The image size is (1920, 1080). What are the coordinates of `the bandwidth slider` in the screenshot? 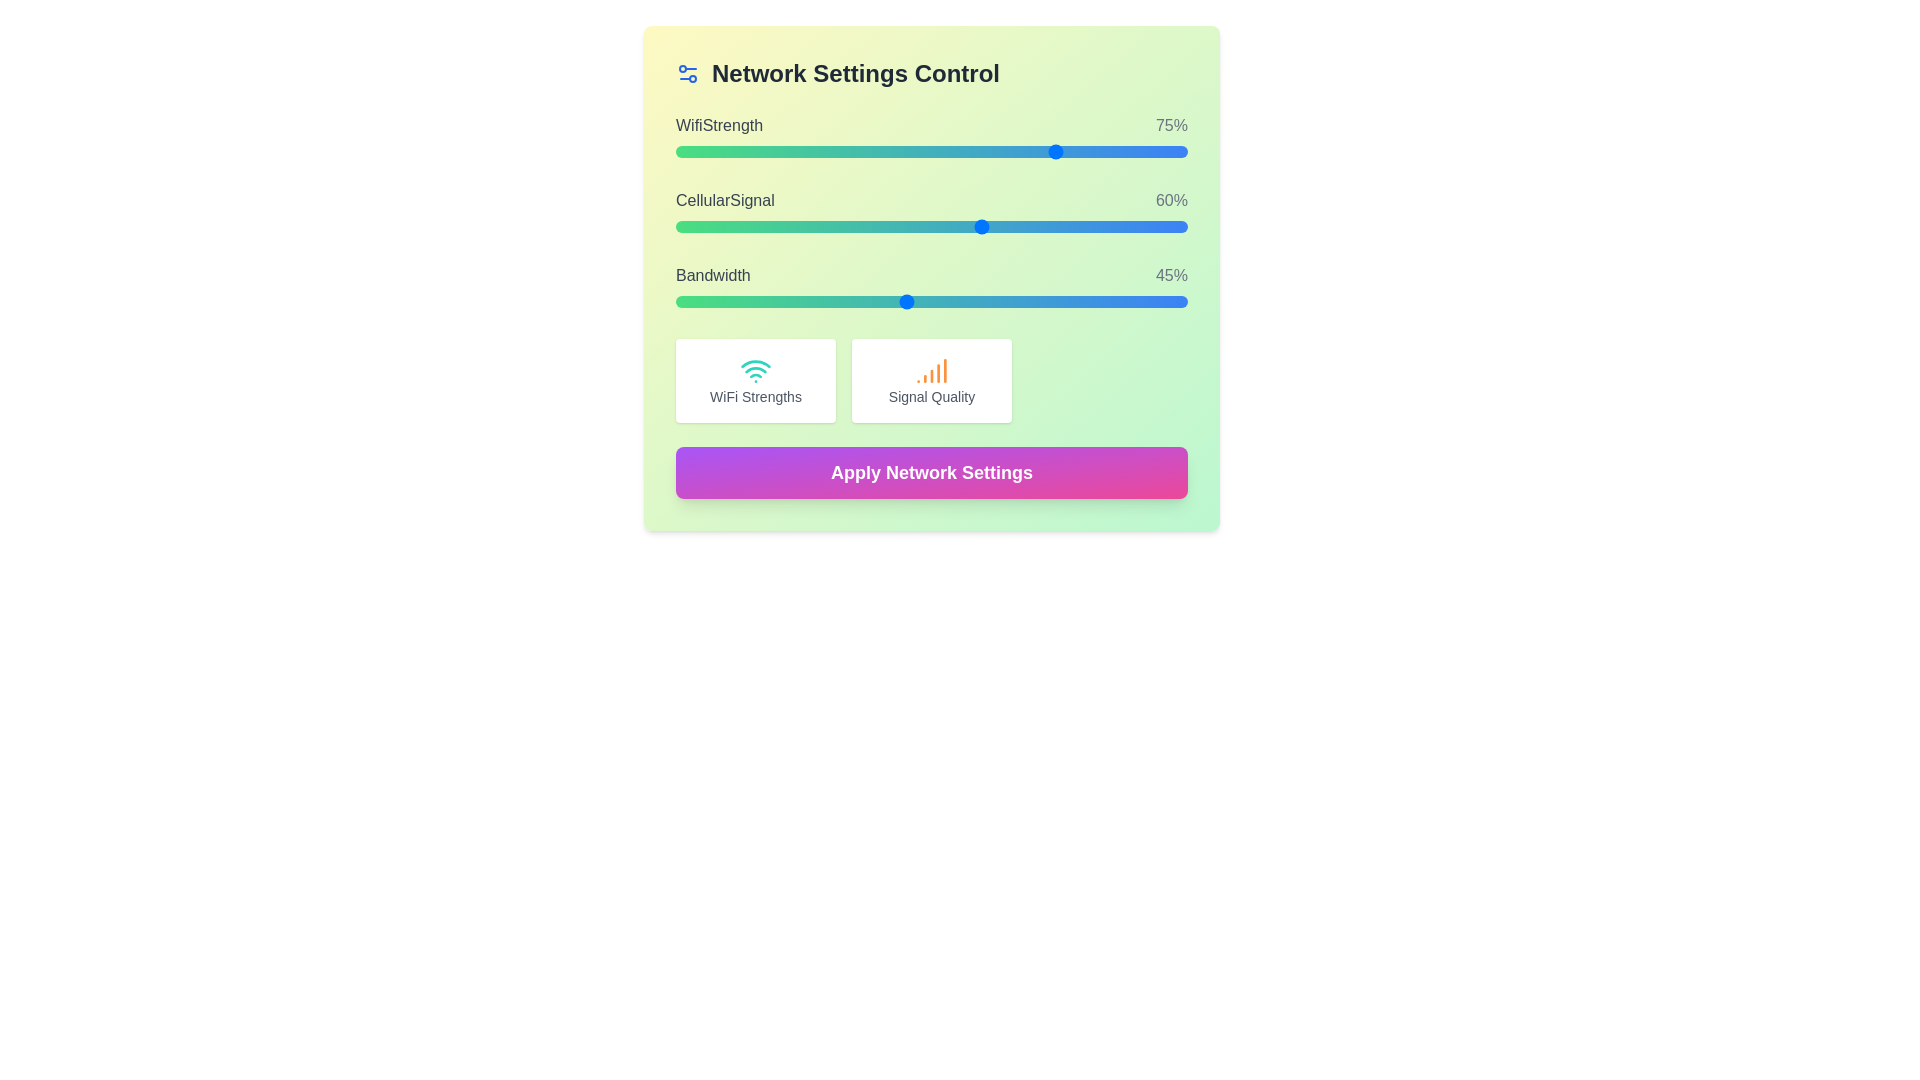 It's located at (797, 301).